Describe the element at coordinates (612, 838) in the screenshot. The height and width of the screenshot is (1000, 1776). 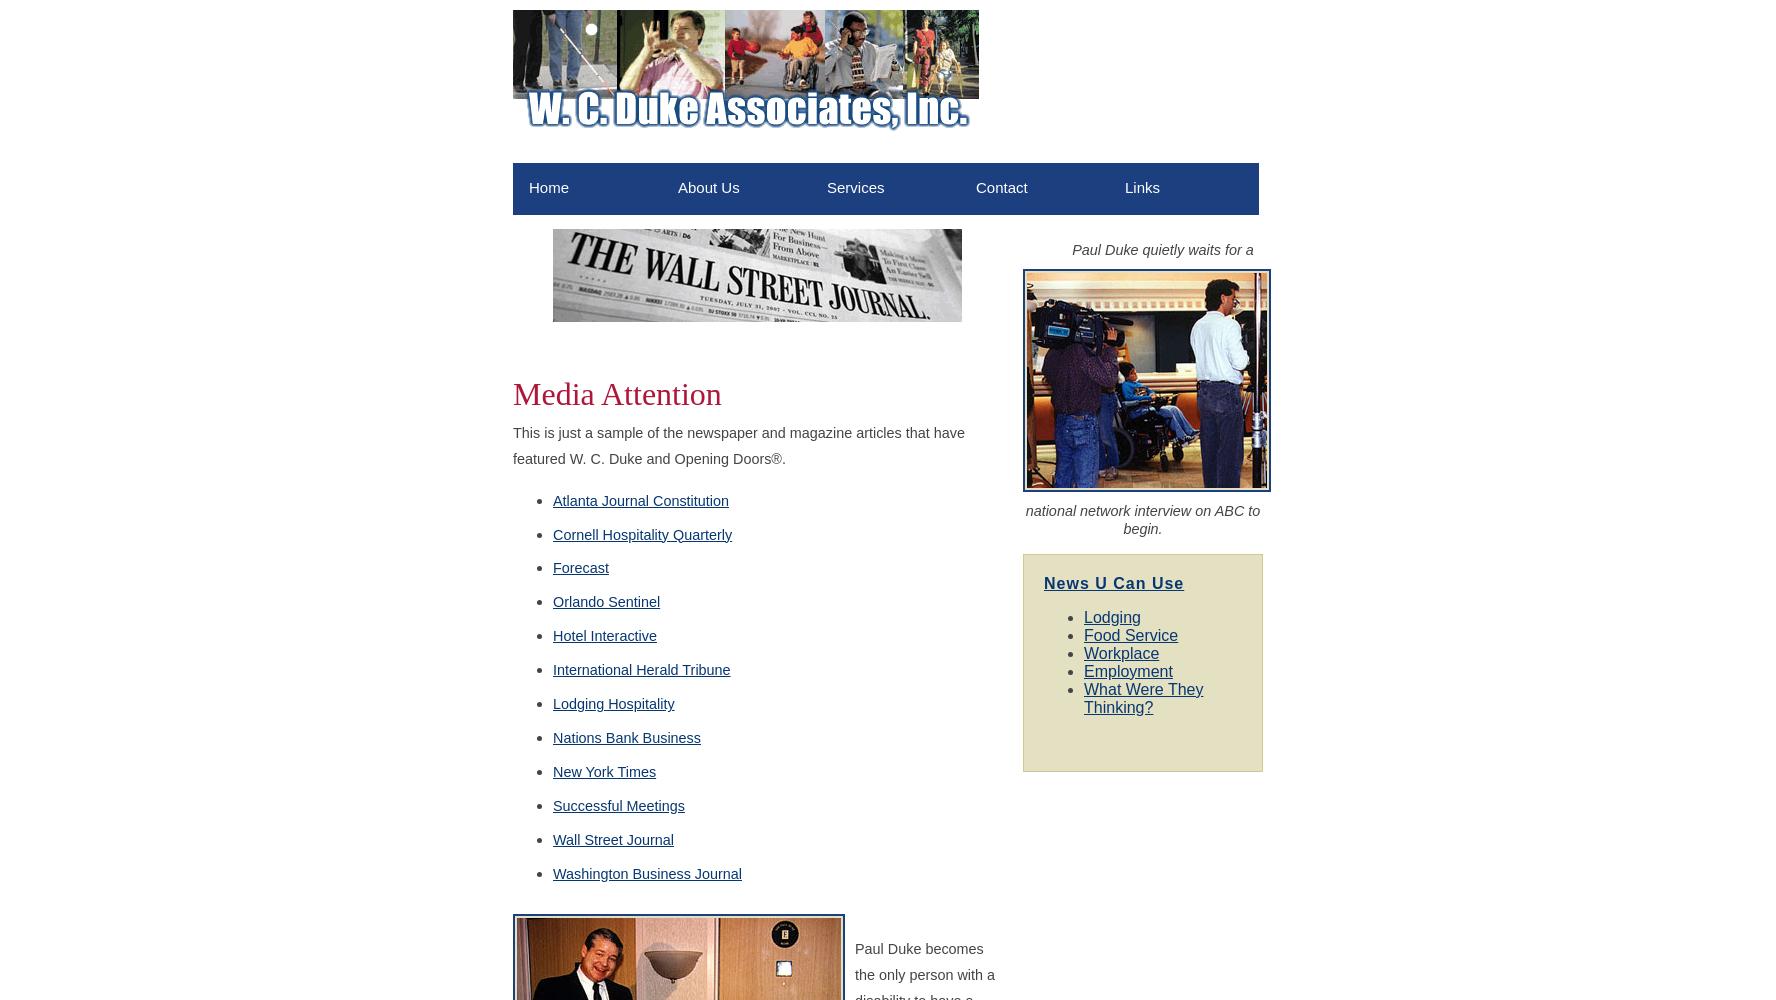
I see `'Wall Street Journal'` at that location.